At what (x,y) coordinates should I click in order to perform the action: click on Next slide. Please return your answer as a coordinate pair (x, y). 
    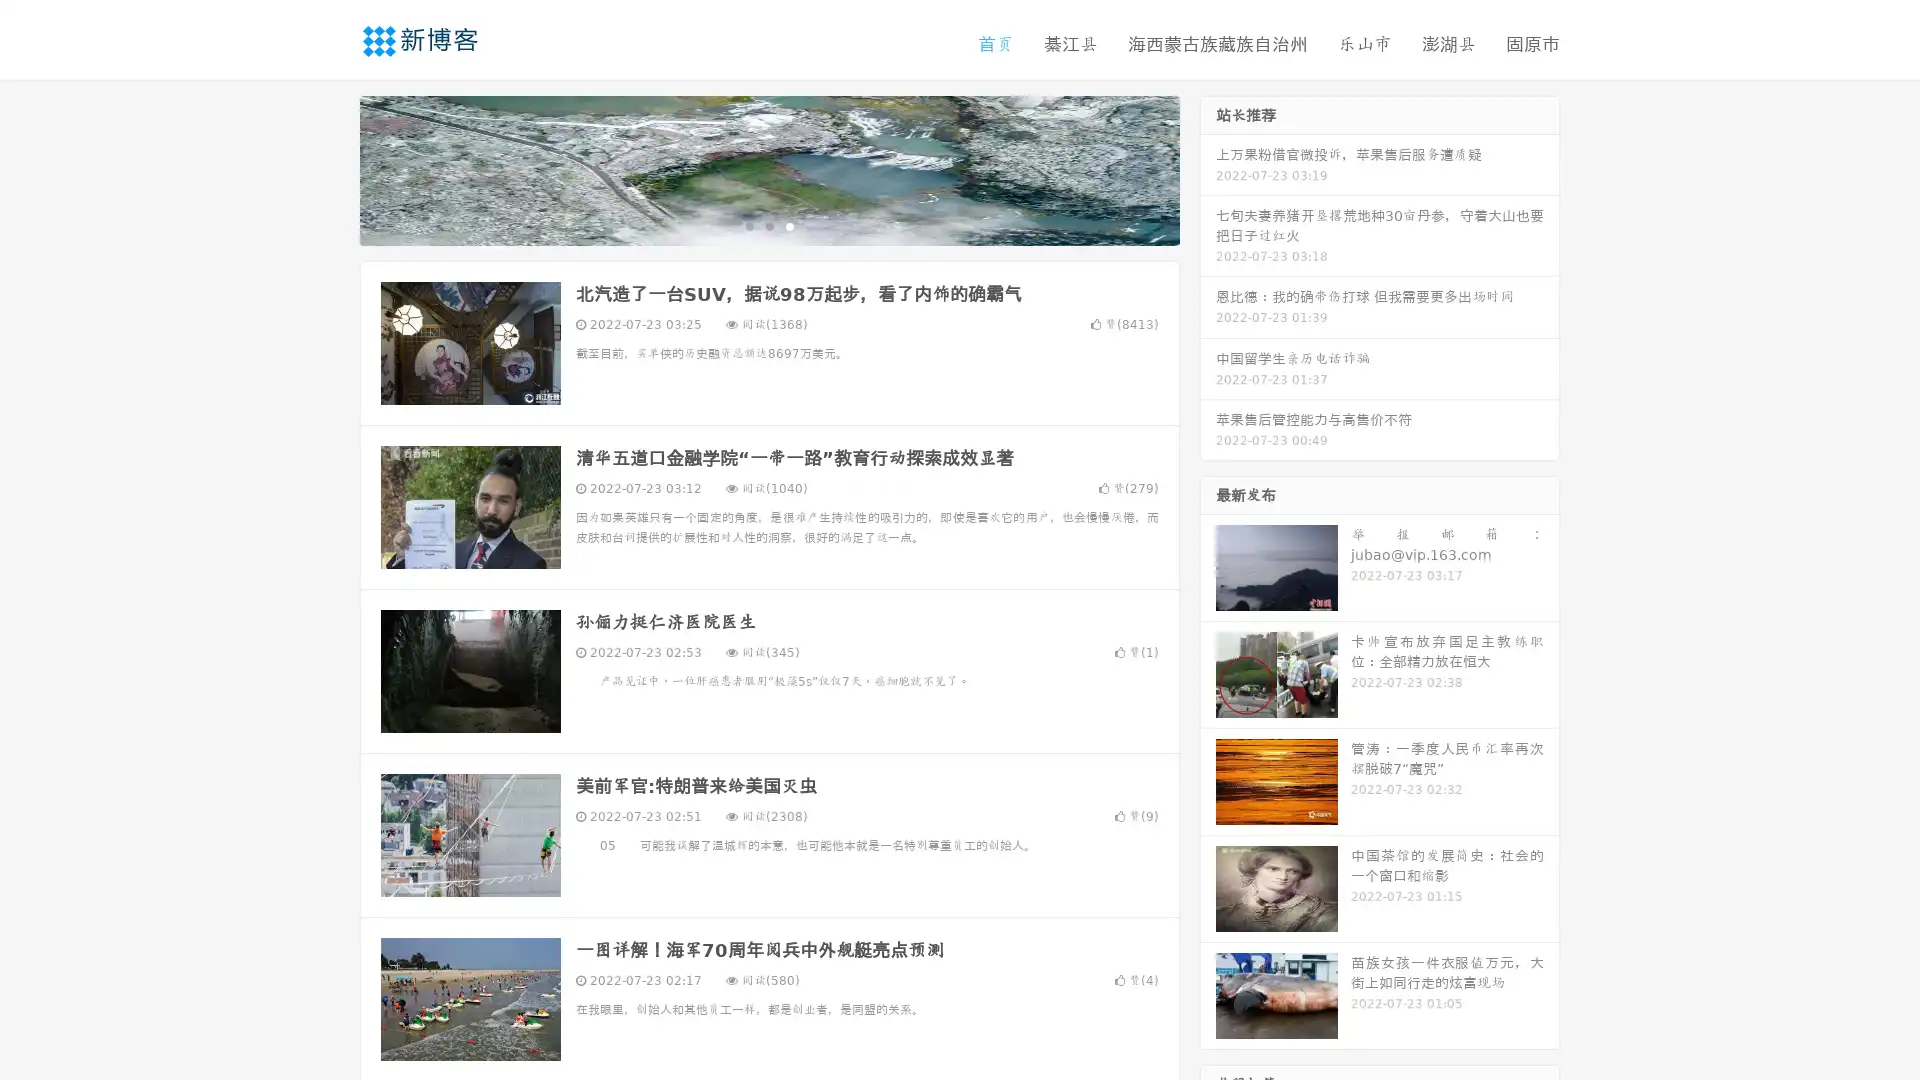
    Looking at the image, I should click on (1208, 168).